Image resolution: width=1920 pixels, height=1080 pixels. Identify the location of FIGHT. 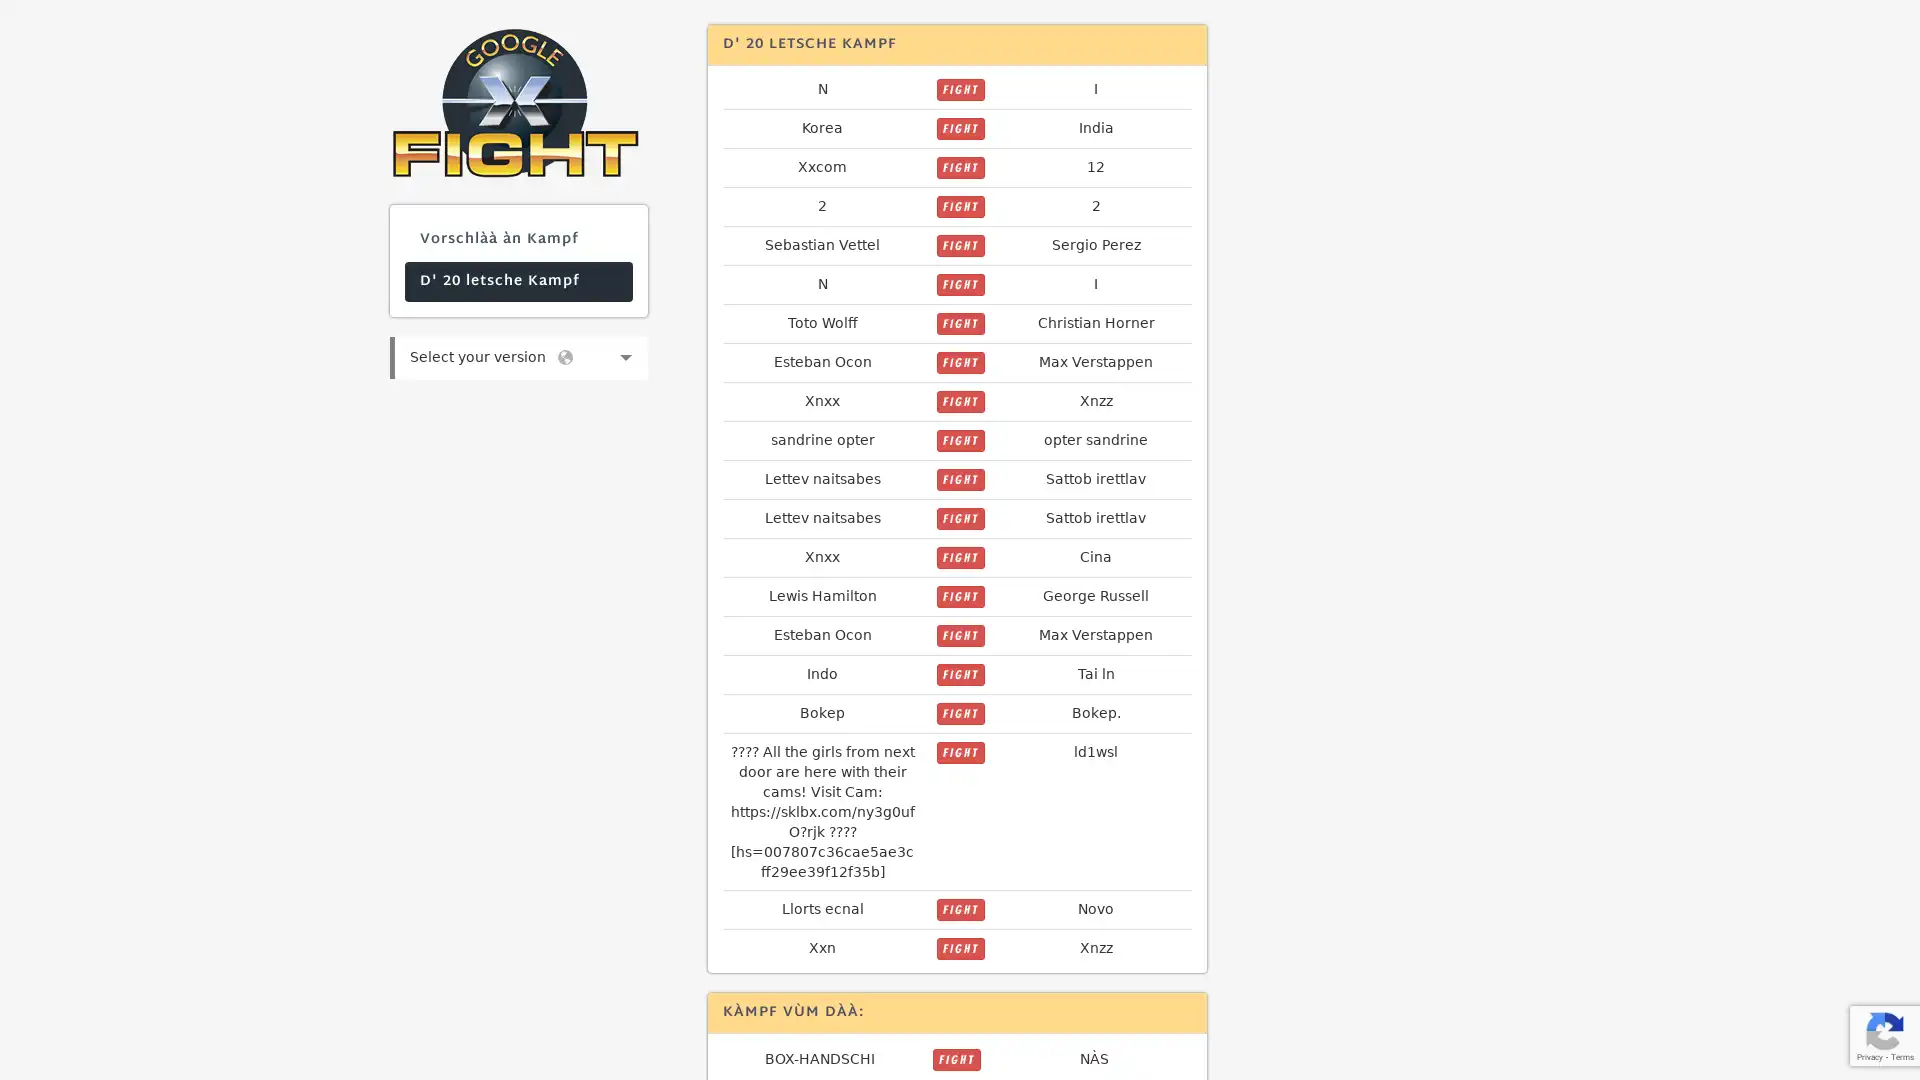
(960, 675).